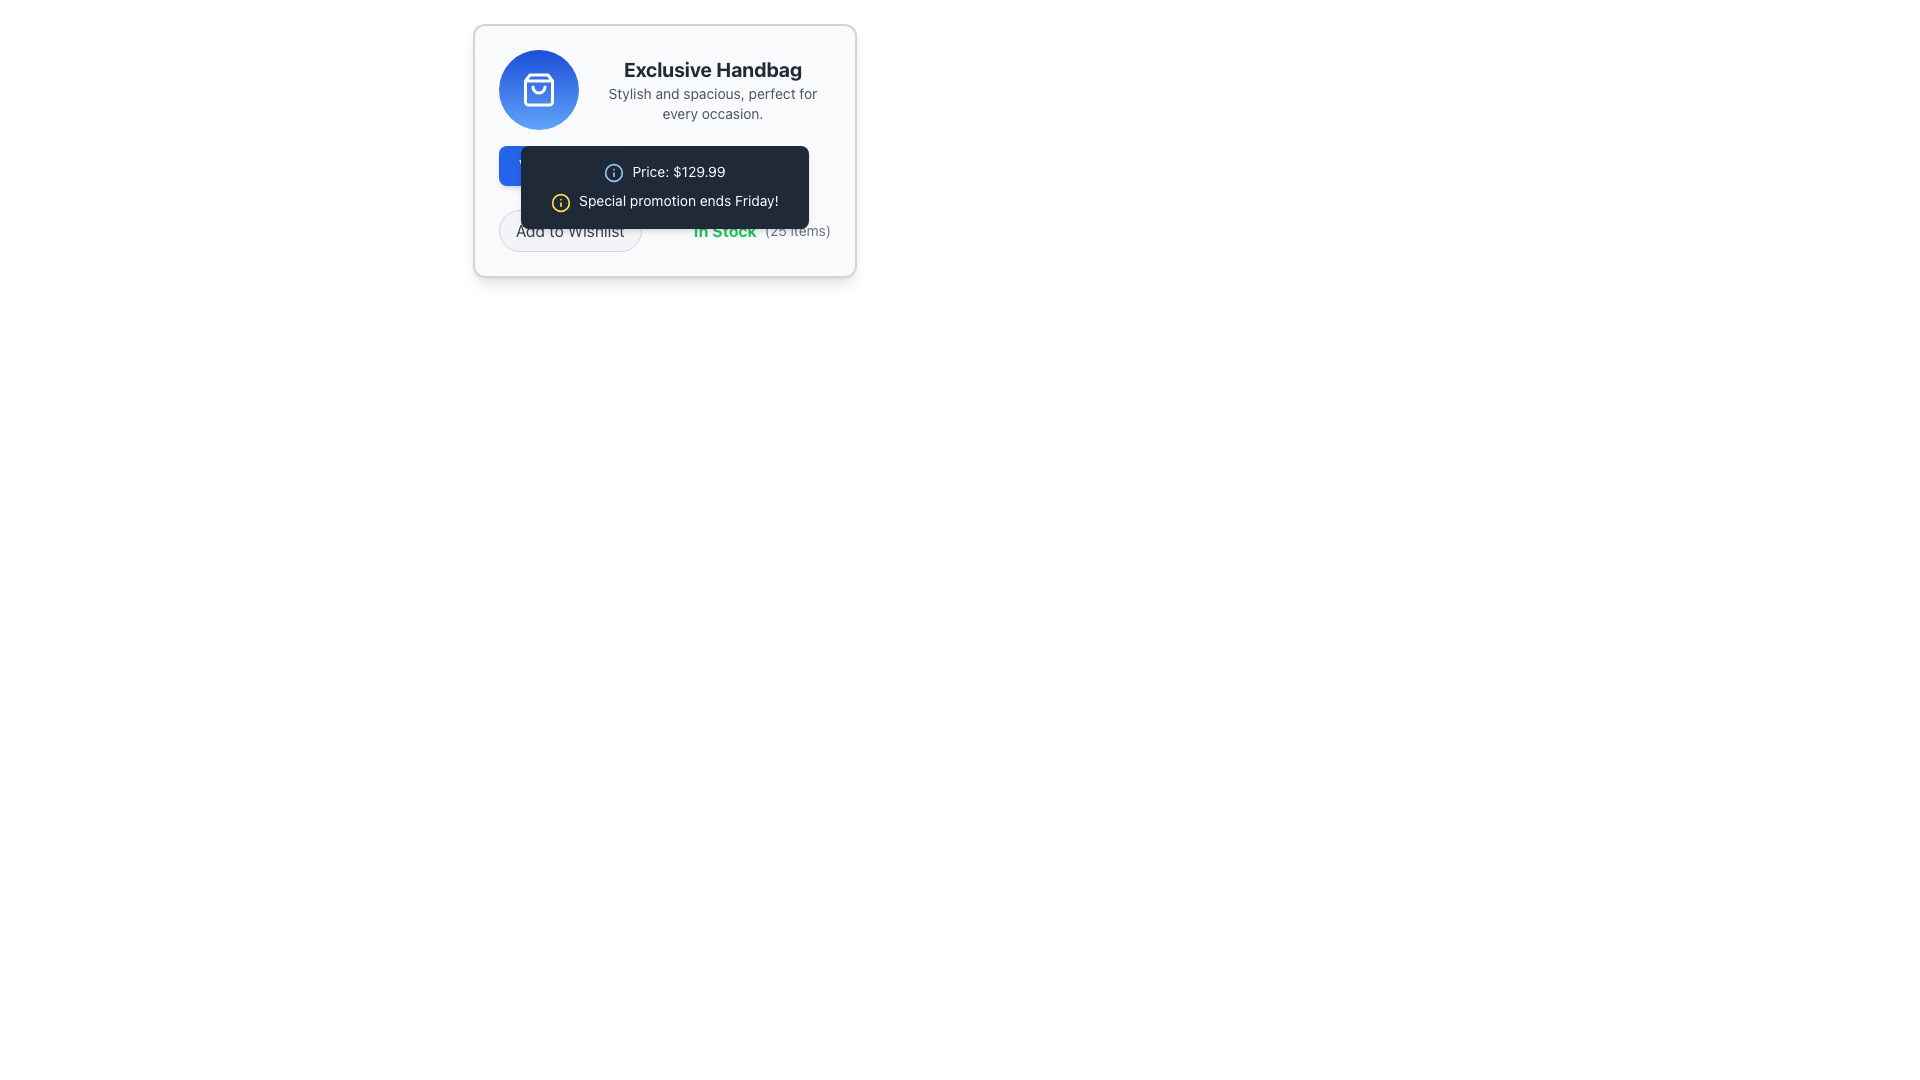  Describe the element at coordinates (724, 230) in the screenshot. I see `status information displayed by the 'In Stock' text label, which is in green, bold font and positioned in the bottom portion of the card interface` at that location.